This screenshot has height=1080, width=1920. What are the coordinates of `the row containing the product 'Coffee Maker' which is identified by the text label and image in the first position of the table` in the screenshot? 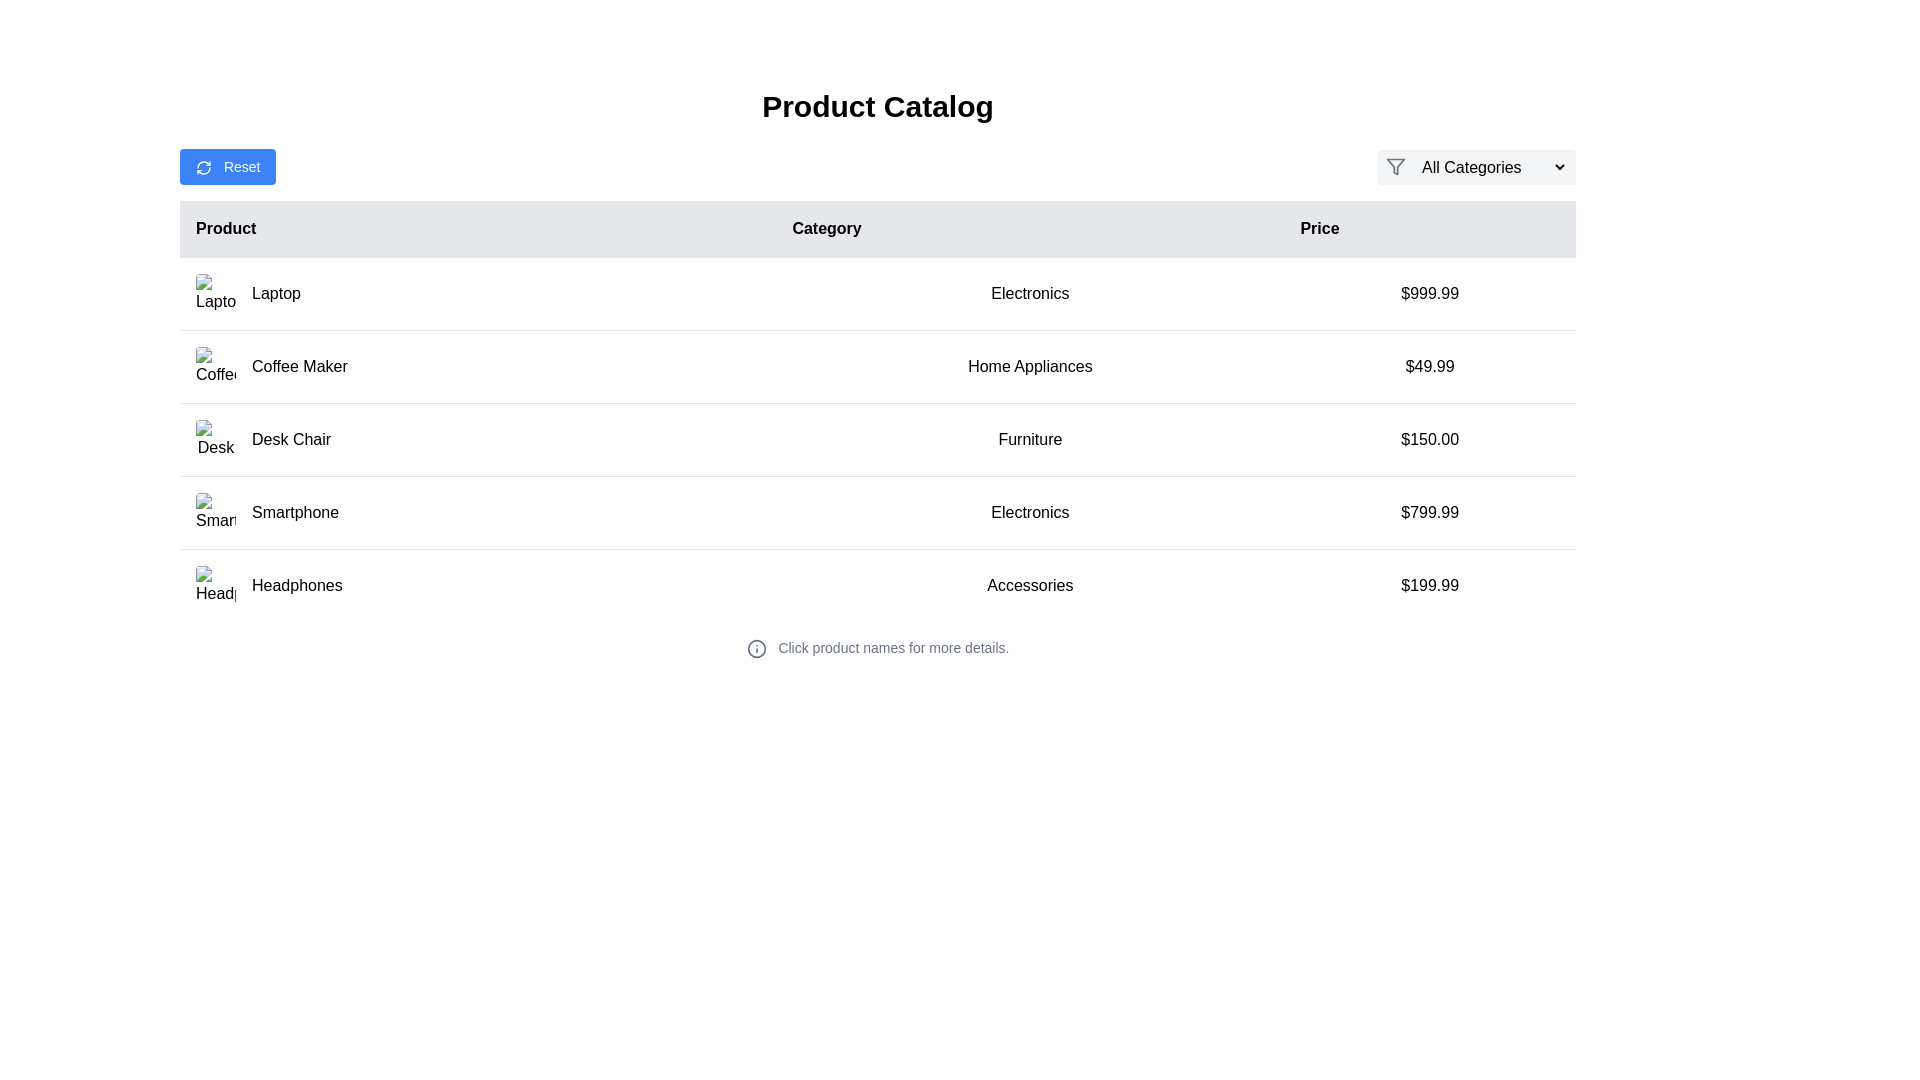 It's located at (477, 366).